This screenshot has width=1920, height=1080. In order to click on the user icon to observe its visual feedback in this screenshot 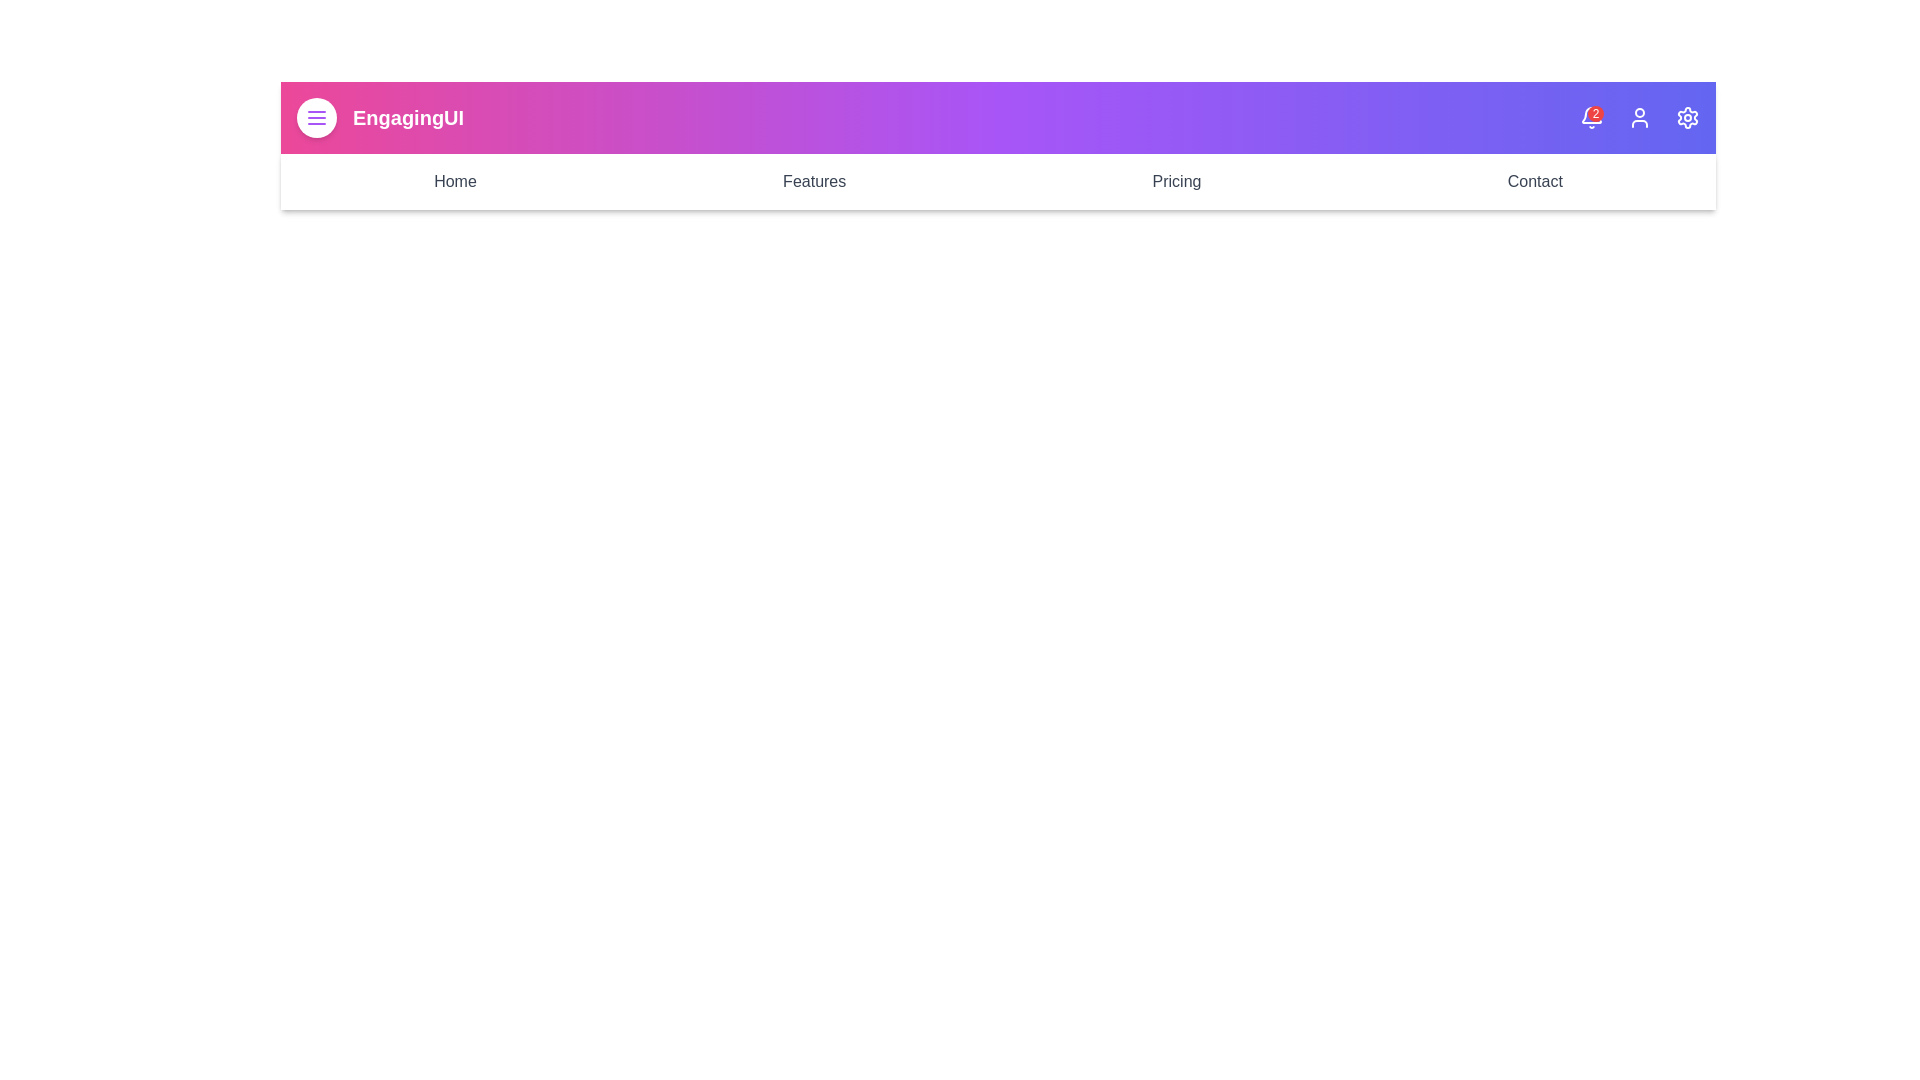, I will do `click(1640, 118)`.